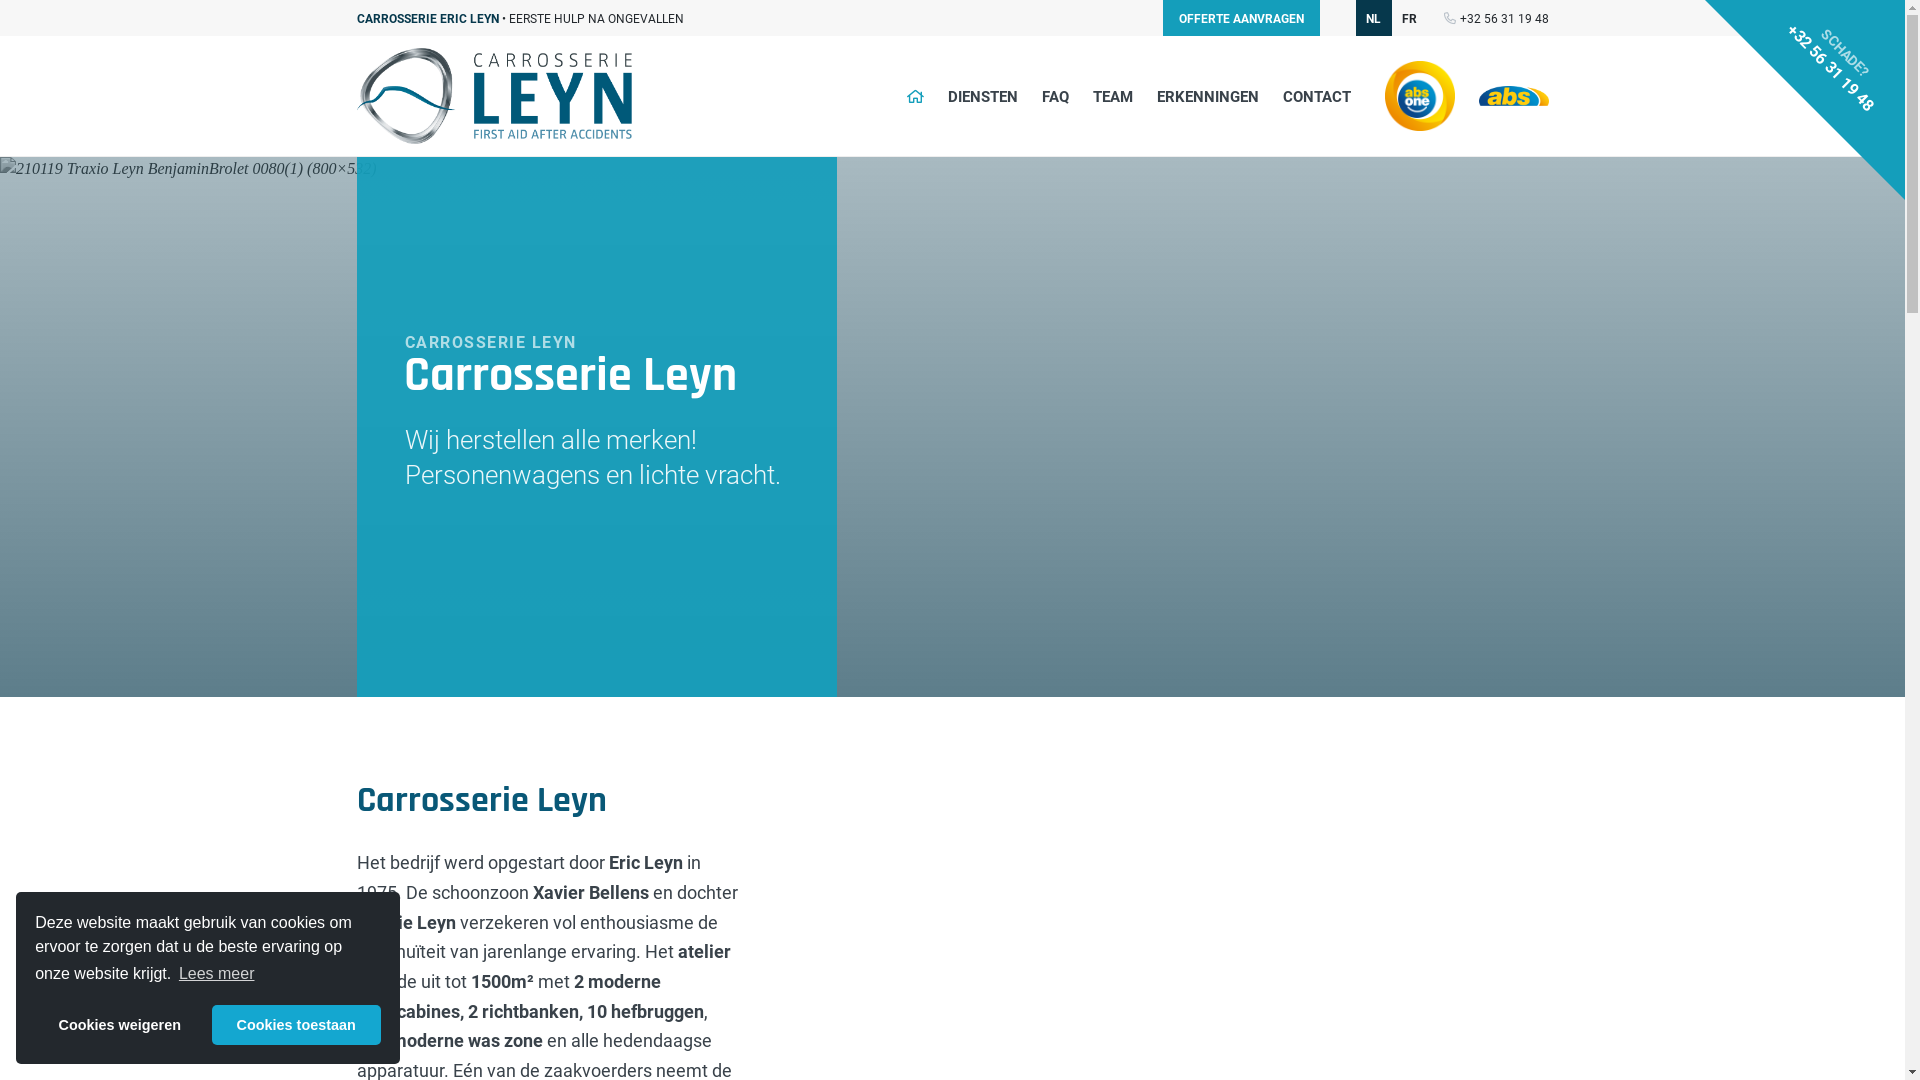 The image size is (1920, 1080). Describe the element at coordinates (295, 1025) in the screenshot. I see `'Cookies toestaan'` at that location.